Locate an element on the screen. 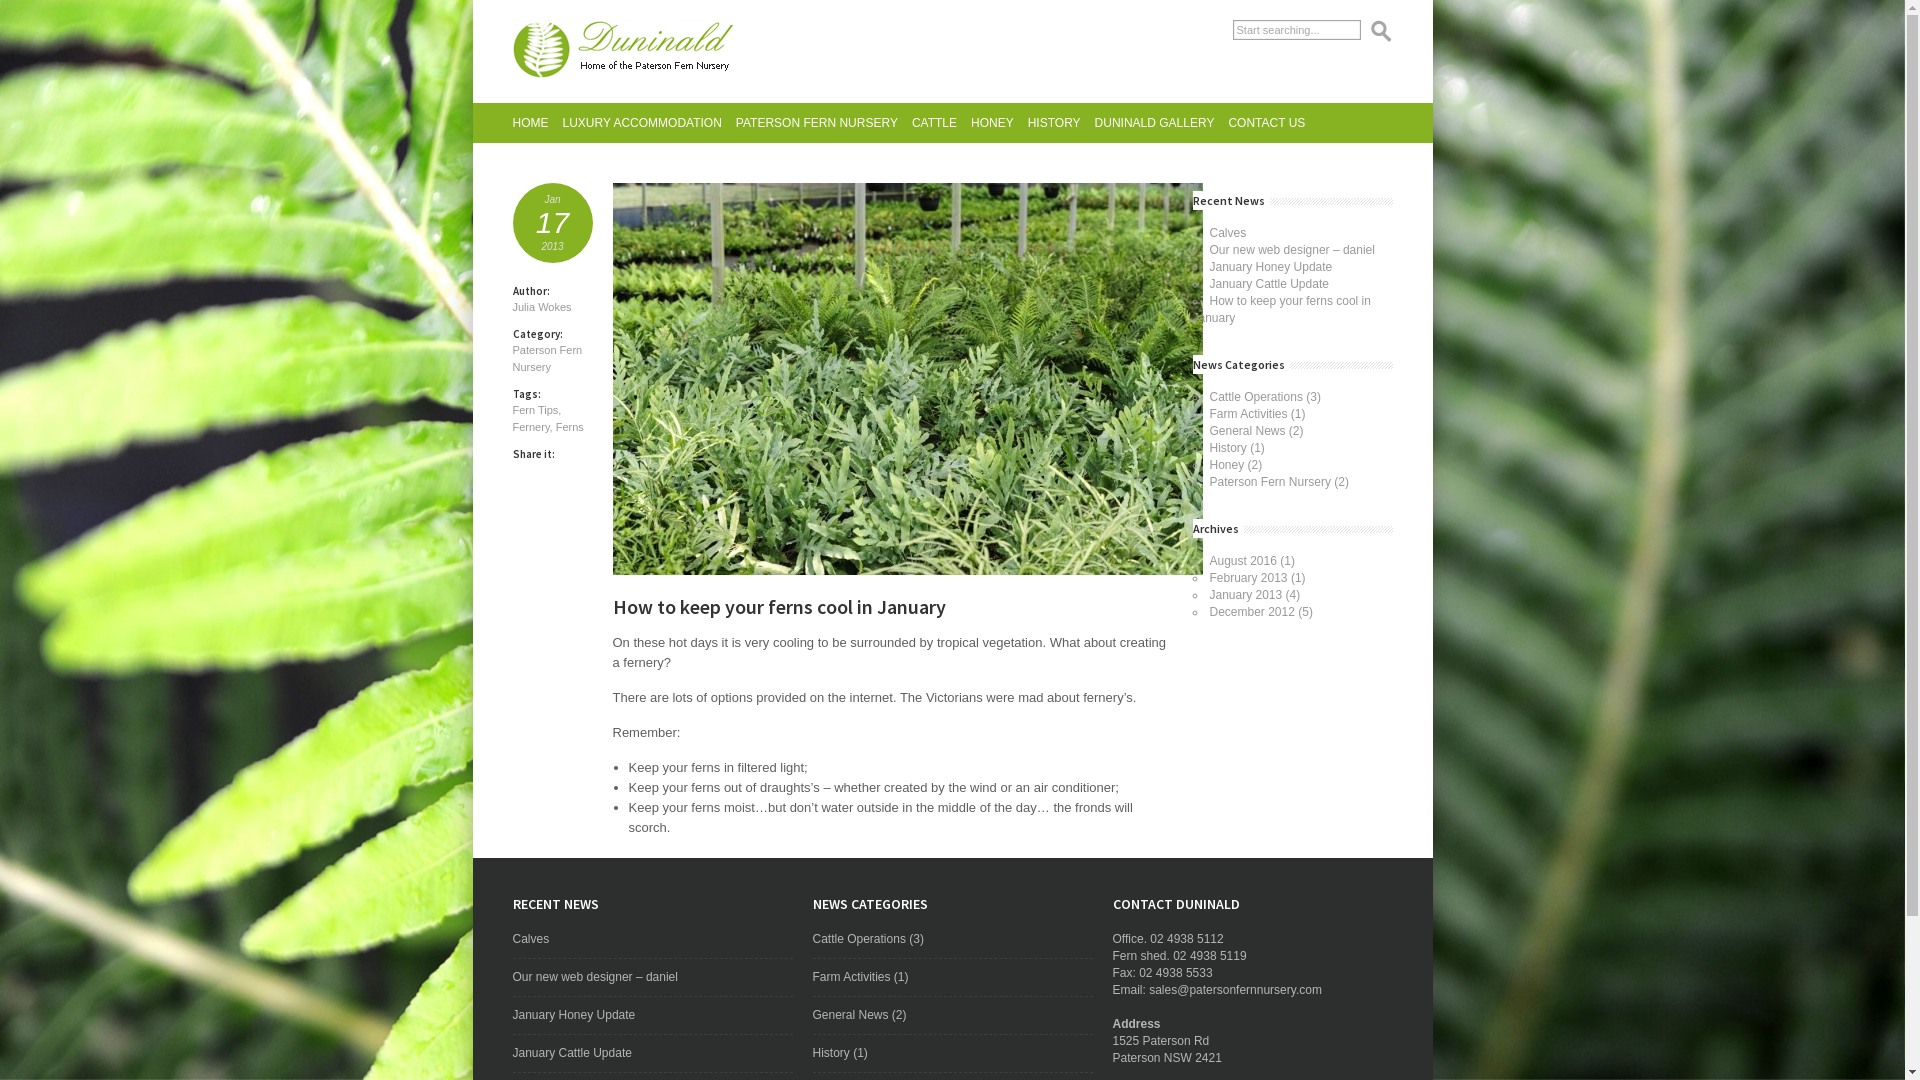  'December 2012' is located at coordinates (1251, 611).